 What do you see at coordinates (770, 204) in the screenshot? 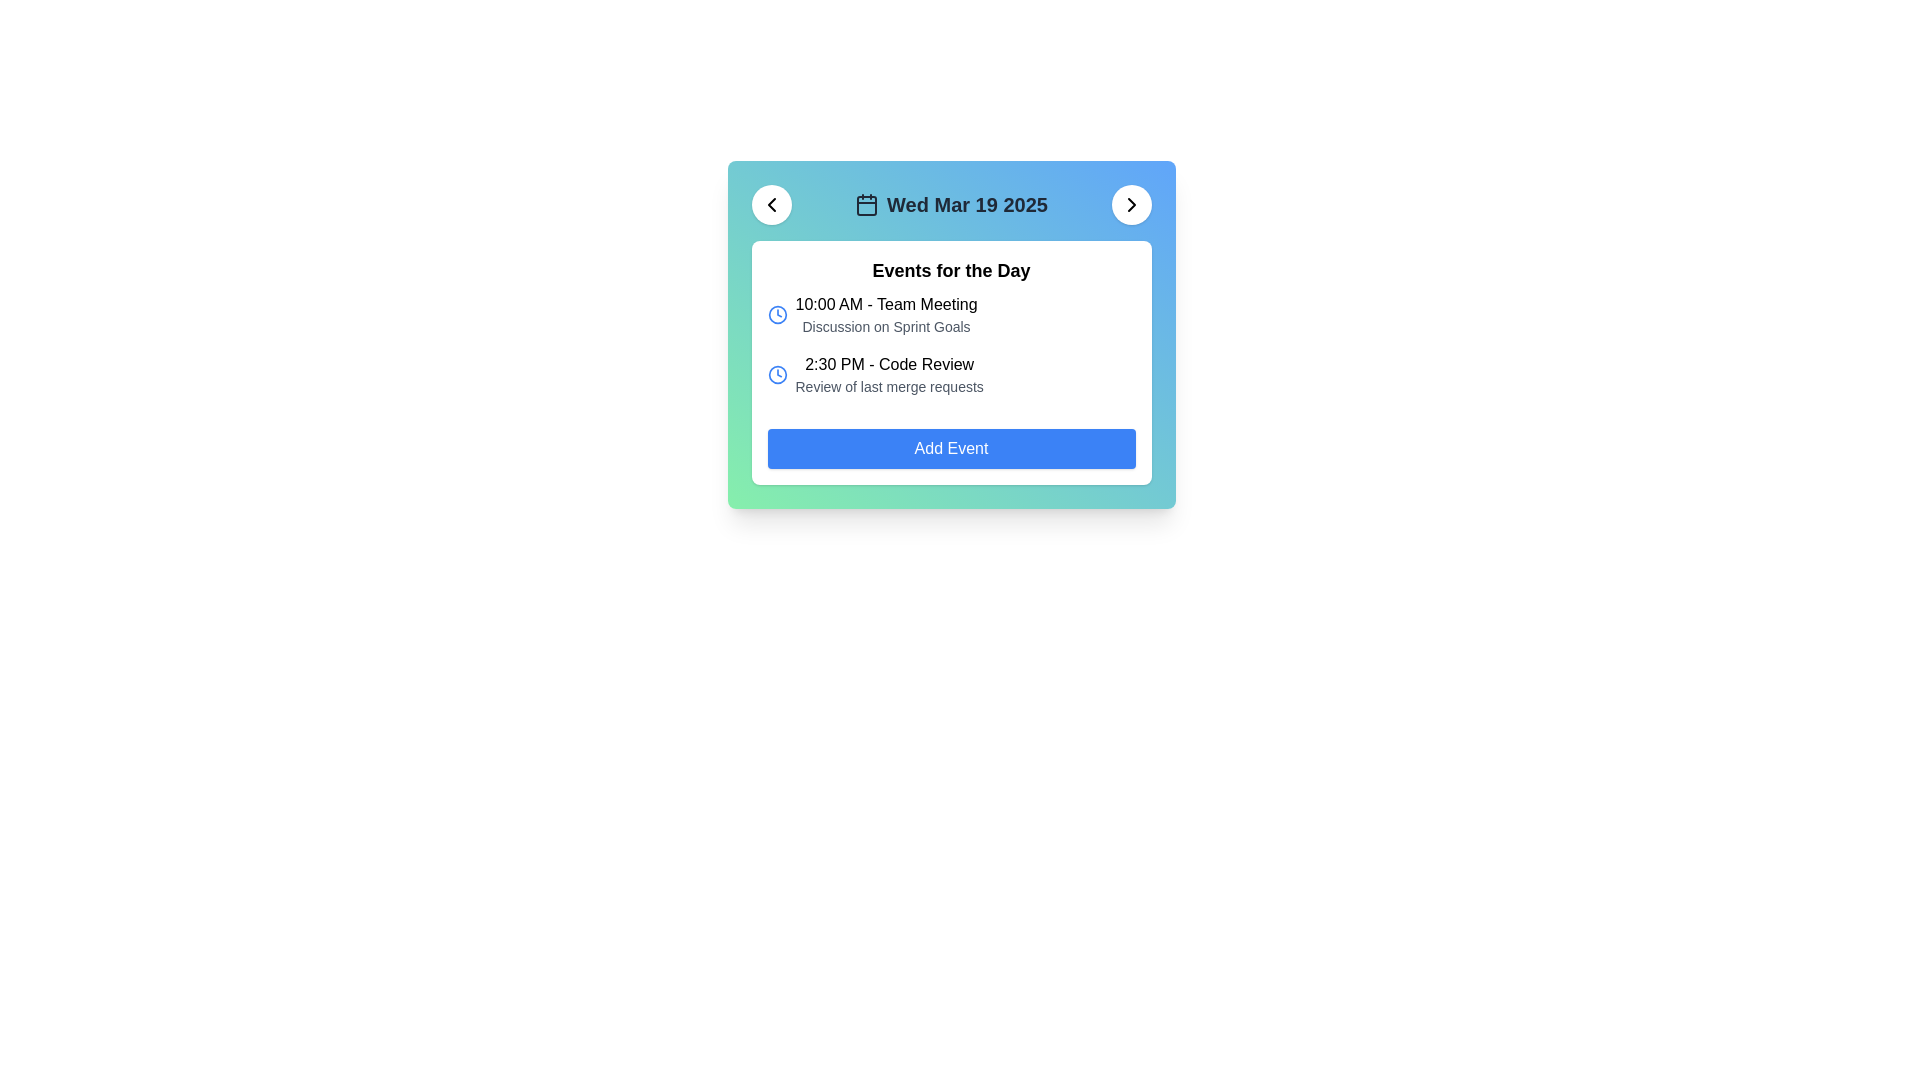
I see `the circular button with a white background and a black left-oriented chevron icon, located to the left of the text 'Wed Mar 19 2025'` at bounding box center [770, 204].